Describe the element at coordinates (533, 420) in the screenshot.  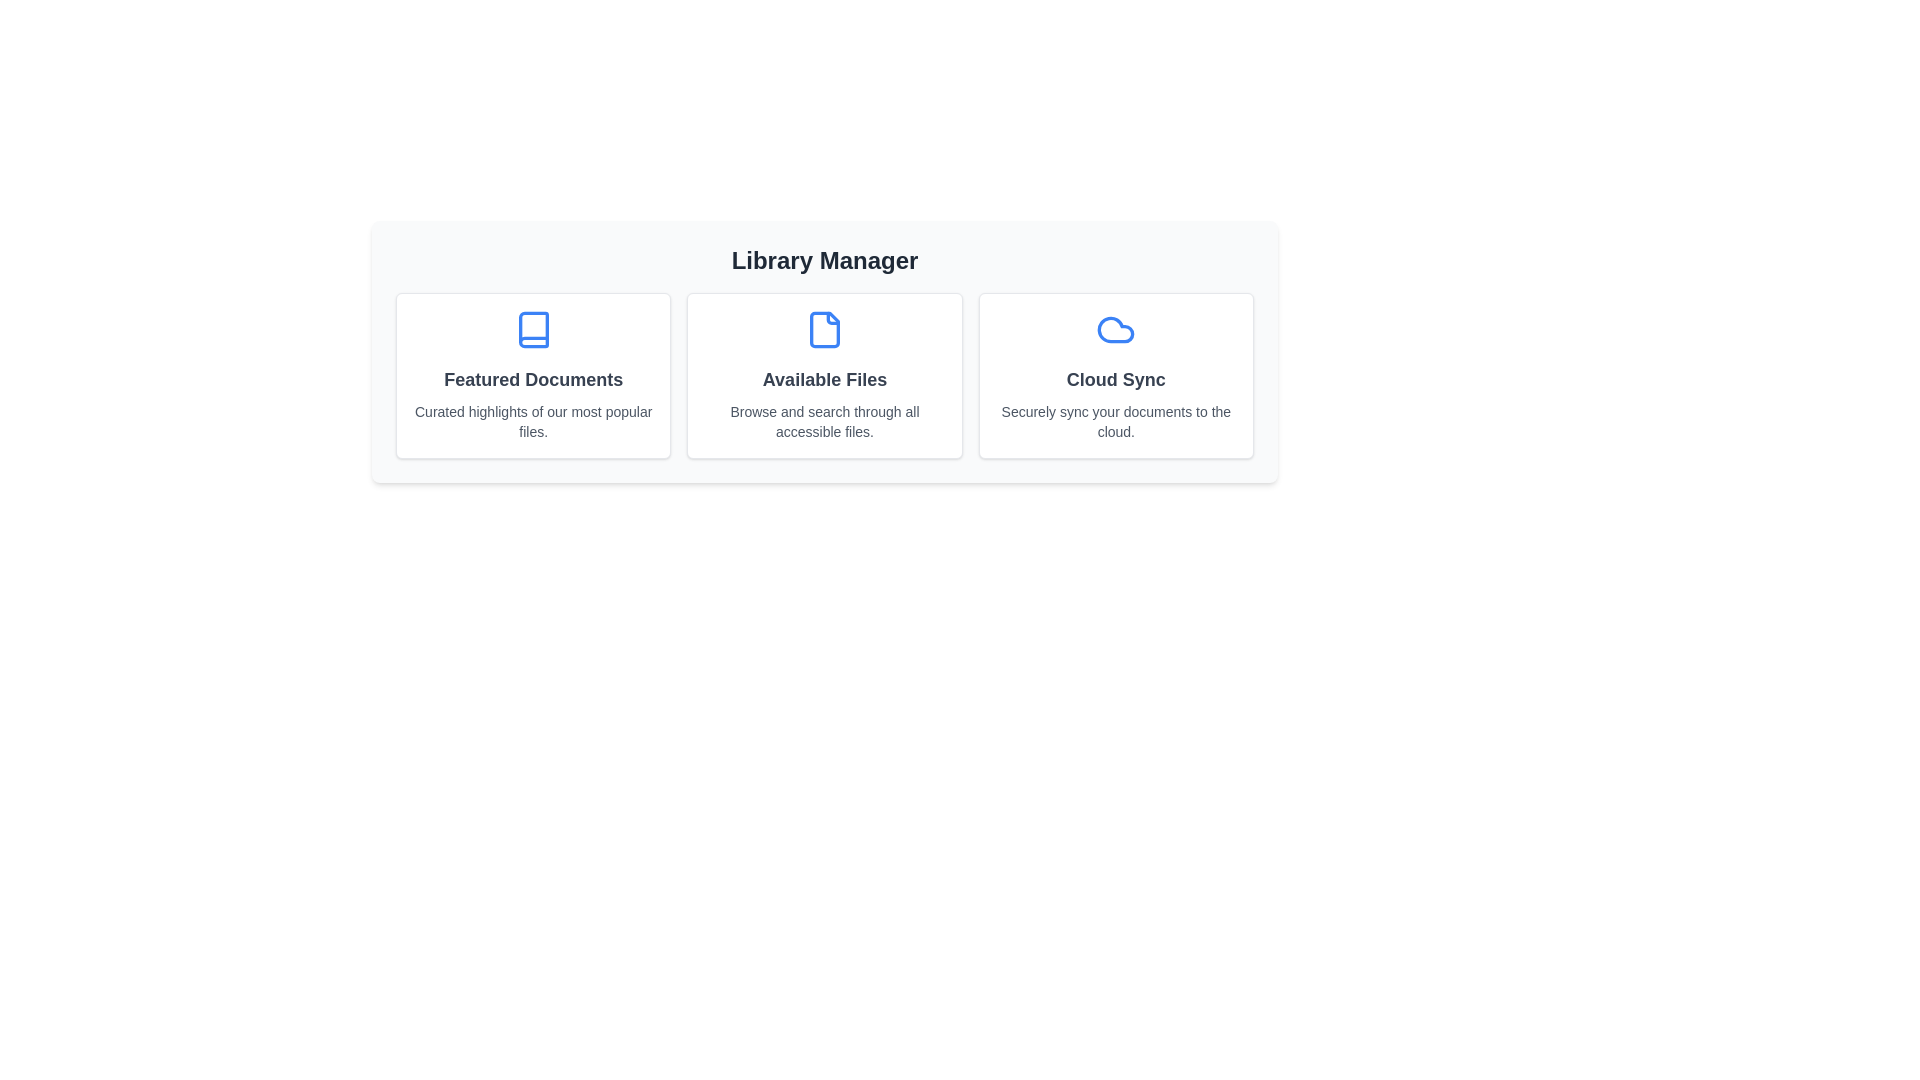
I see `the descriptive text of the section Featured Documents` at that location.